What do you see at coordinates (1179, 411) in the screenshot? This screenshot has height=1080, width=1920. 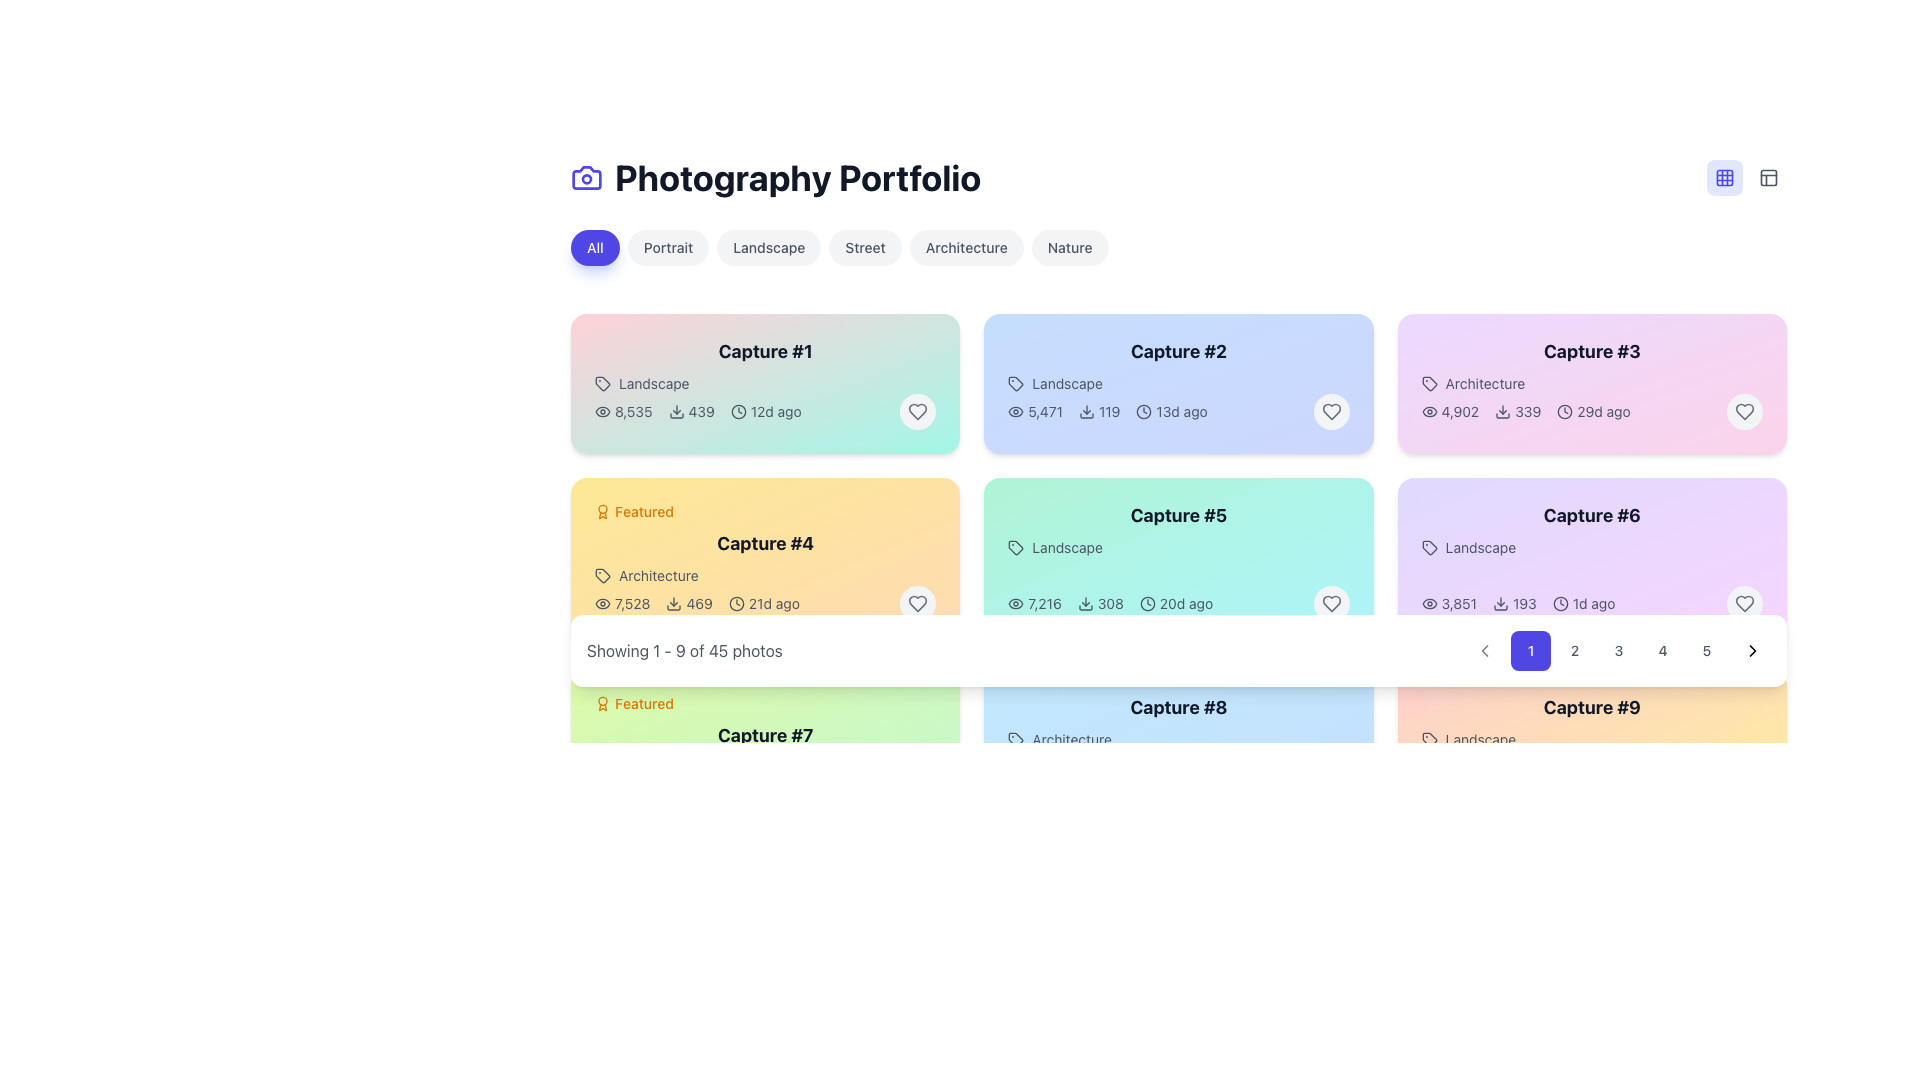 I see `the informational banner that provides statistical information about views, downloads, and the age of the capture, located below the label 'Landscape' in the lower section of the card labeled 'Capture #2'` at bounding box center [1179, 411].